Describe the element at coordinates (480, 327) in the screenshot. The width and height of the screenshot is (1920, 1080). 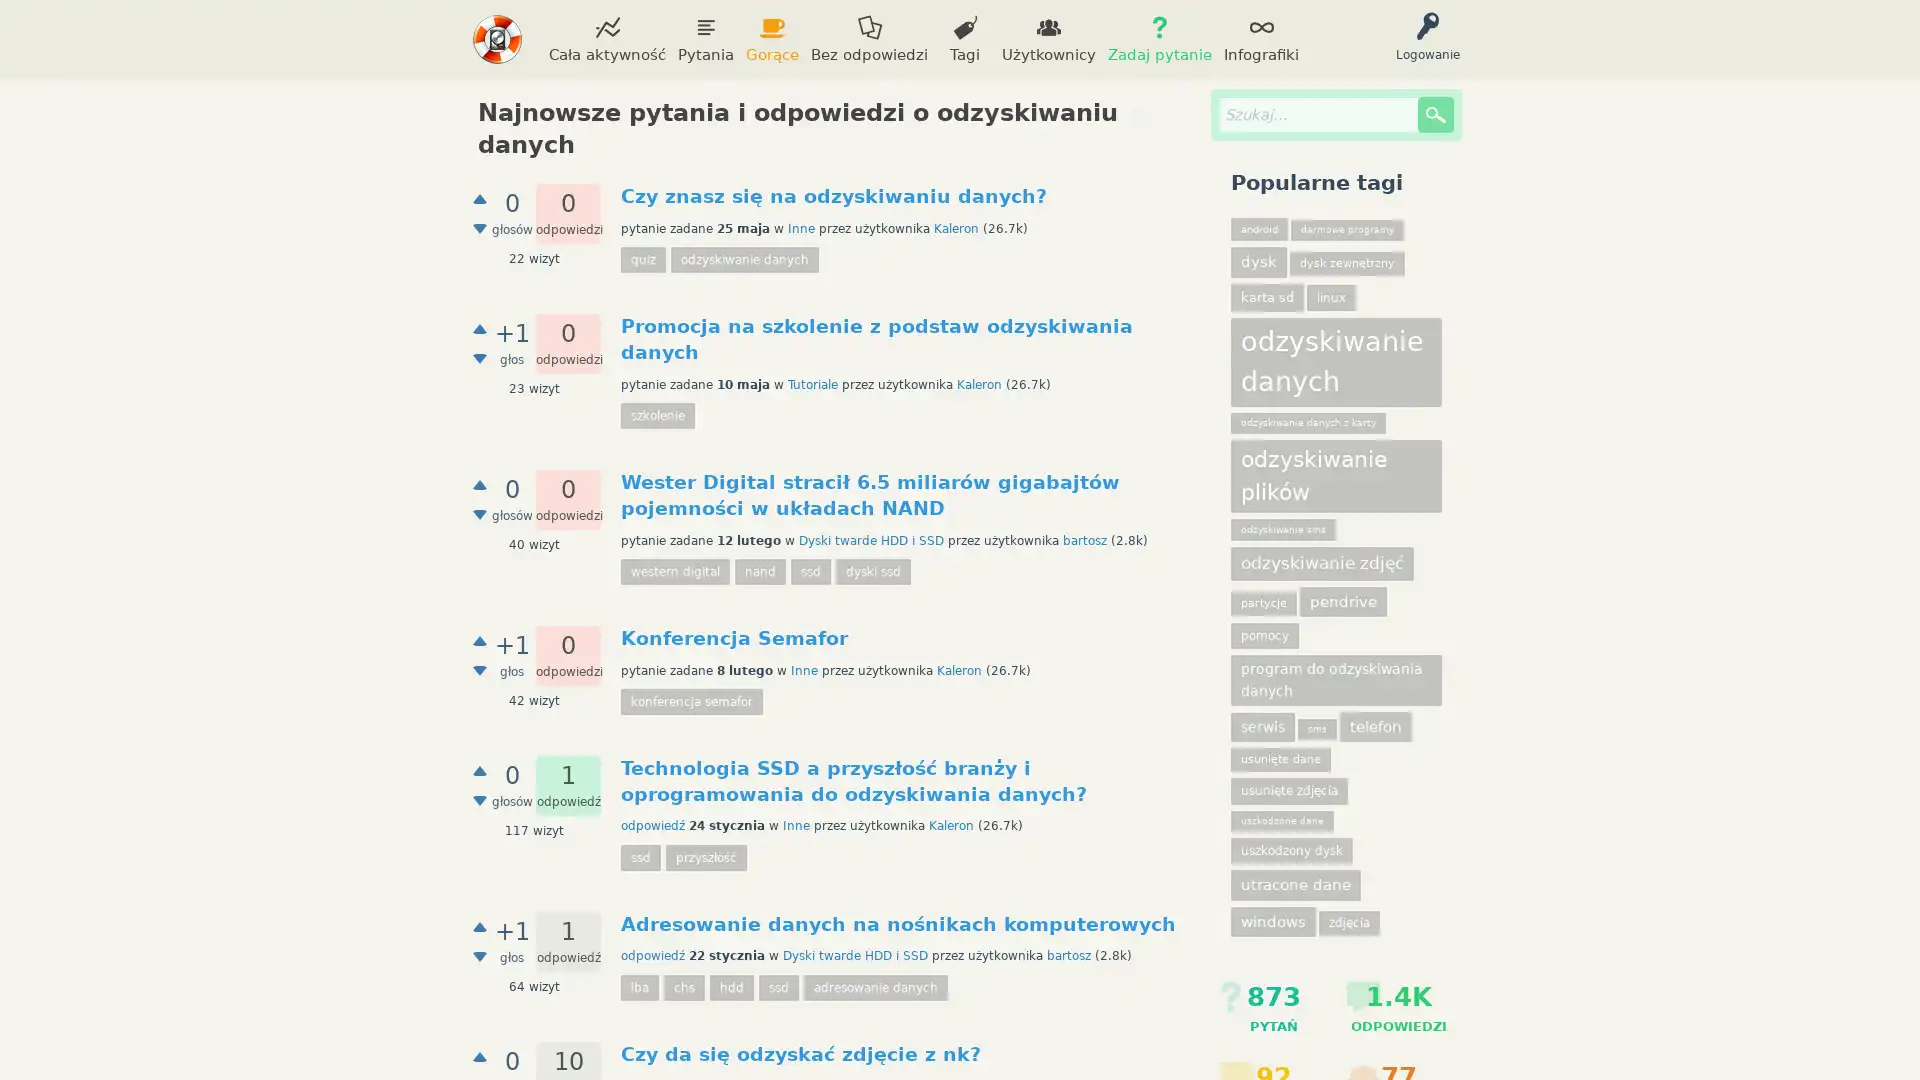
I see `+` at that location.